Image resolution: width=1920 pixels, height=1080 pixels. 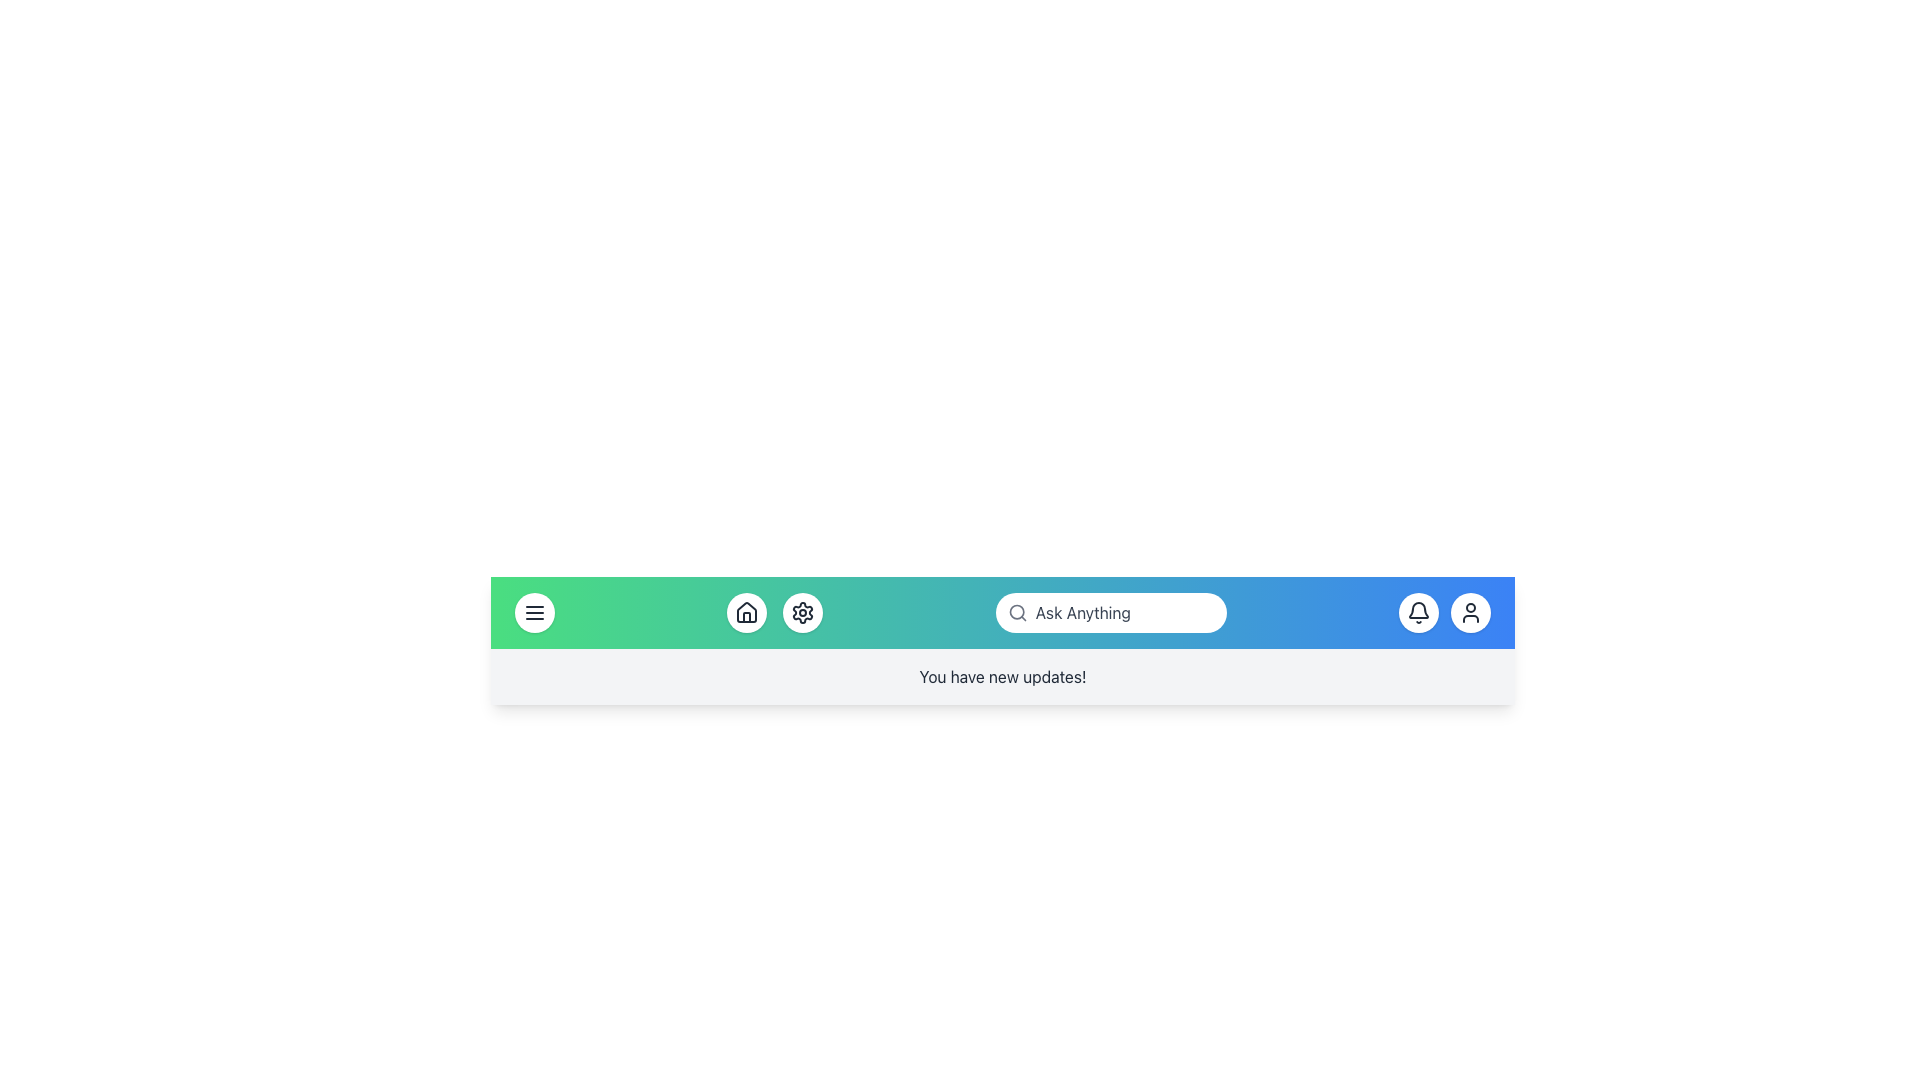 What do you see at coordinates (1003, 676) in the screenshot?
I see `the notification message text label located at the bottom of the header section, centered horizontally below the main navigation bar` at bounding box center [1003, 676].